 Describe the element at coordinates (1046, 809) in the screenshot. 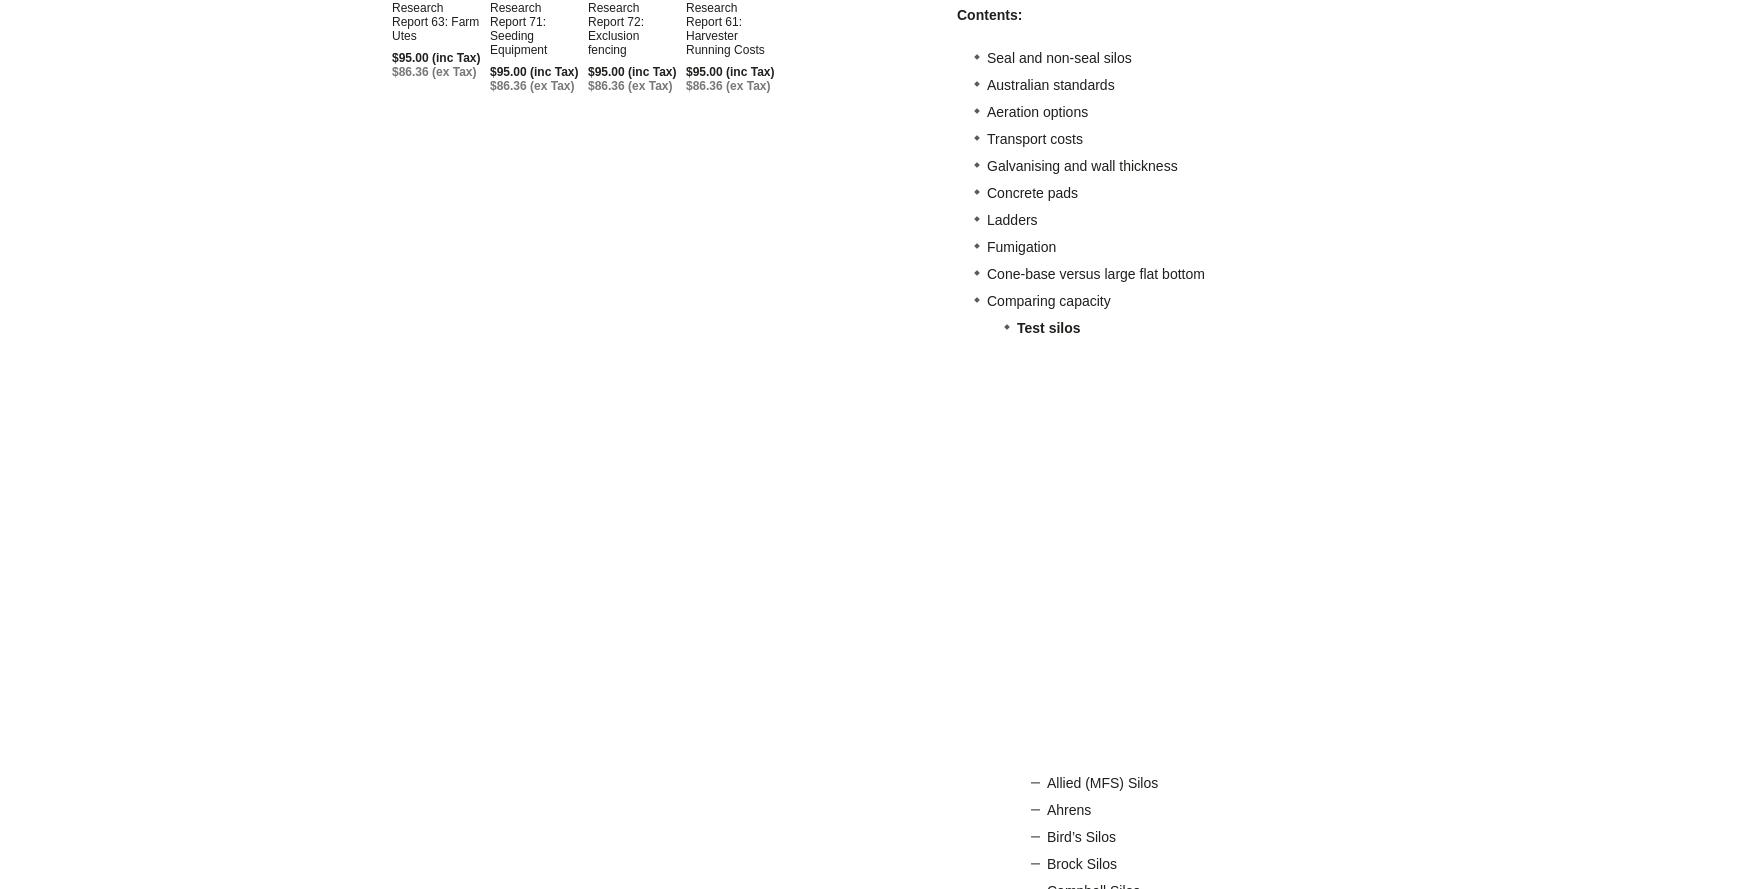

I see `'Ahrens'` at that location.